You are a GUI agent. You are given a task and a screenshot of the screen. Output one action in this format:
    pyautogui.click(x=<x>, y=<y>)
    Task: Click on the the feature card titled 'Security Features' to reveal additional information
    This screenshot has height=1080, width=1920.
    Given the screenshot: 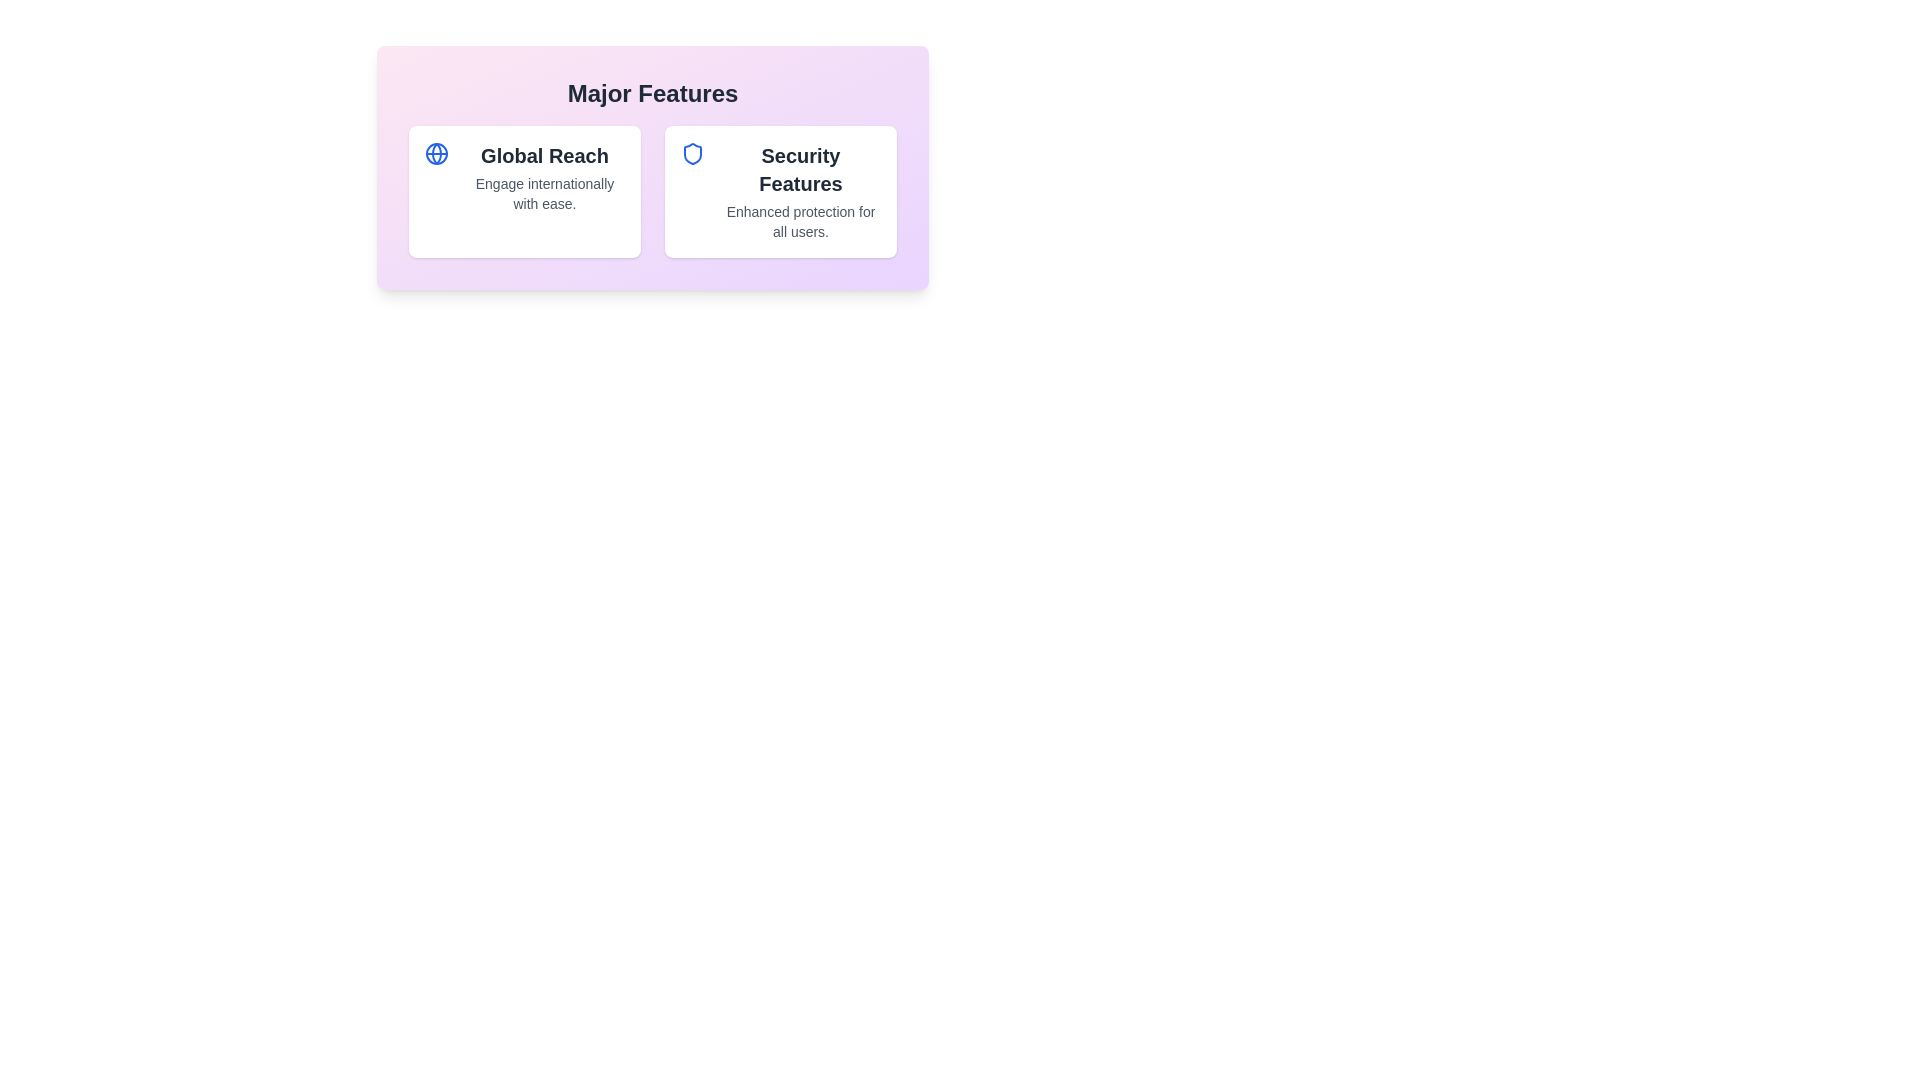 What is the action you would take?
    pyautogui.click(x=780, y=192)
    